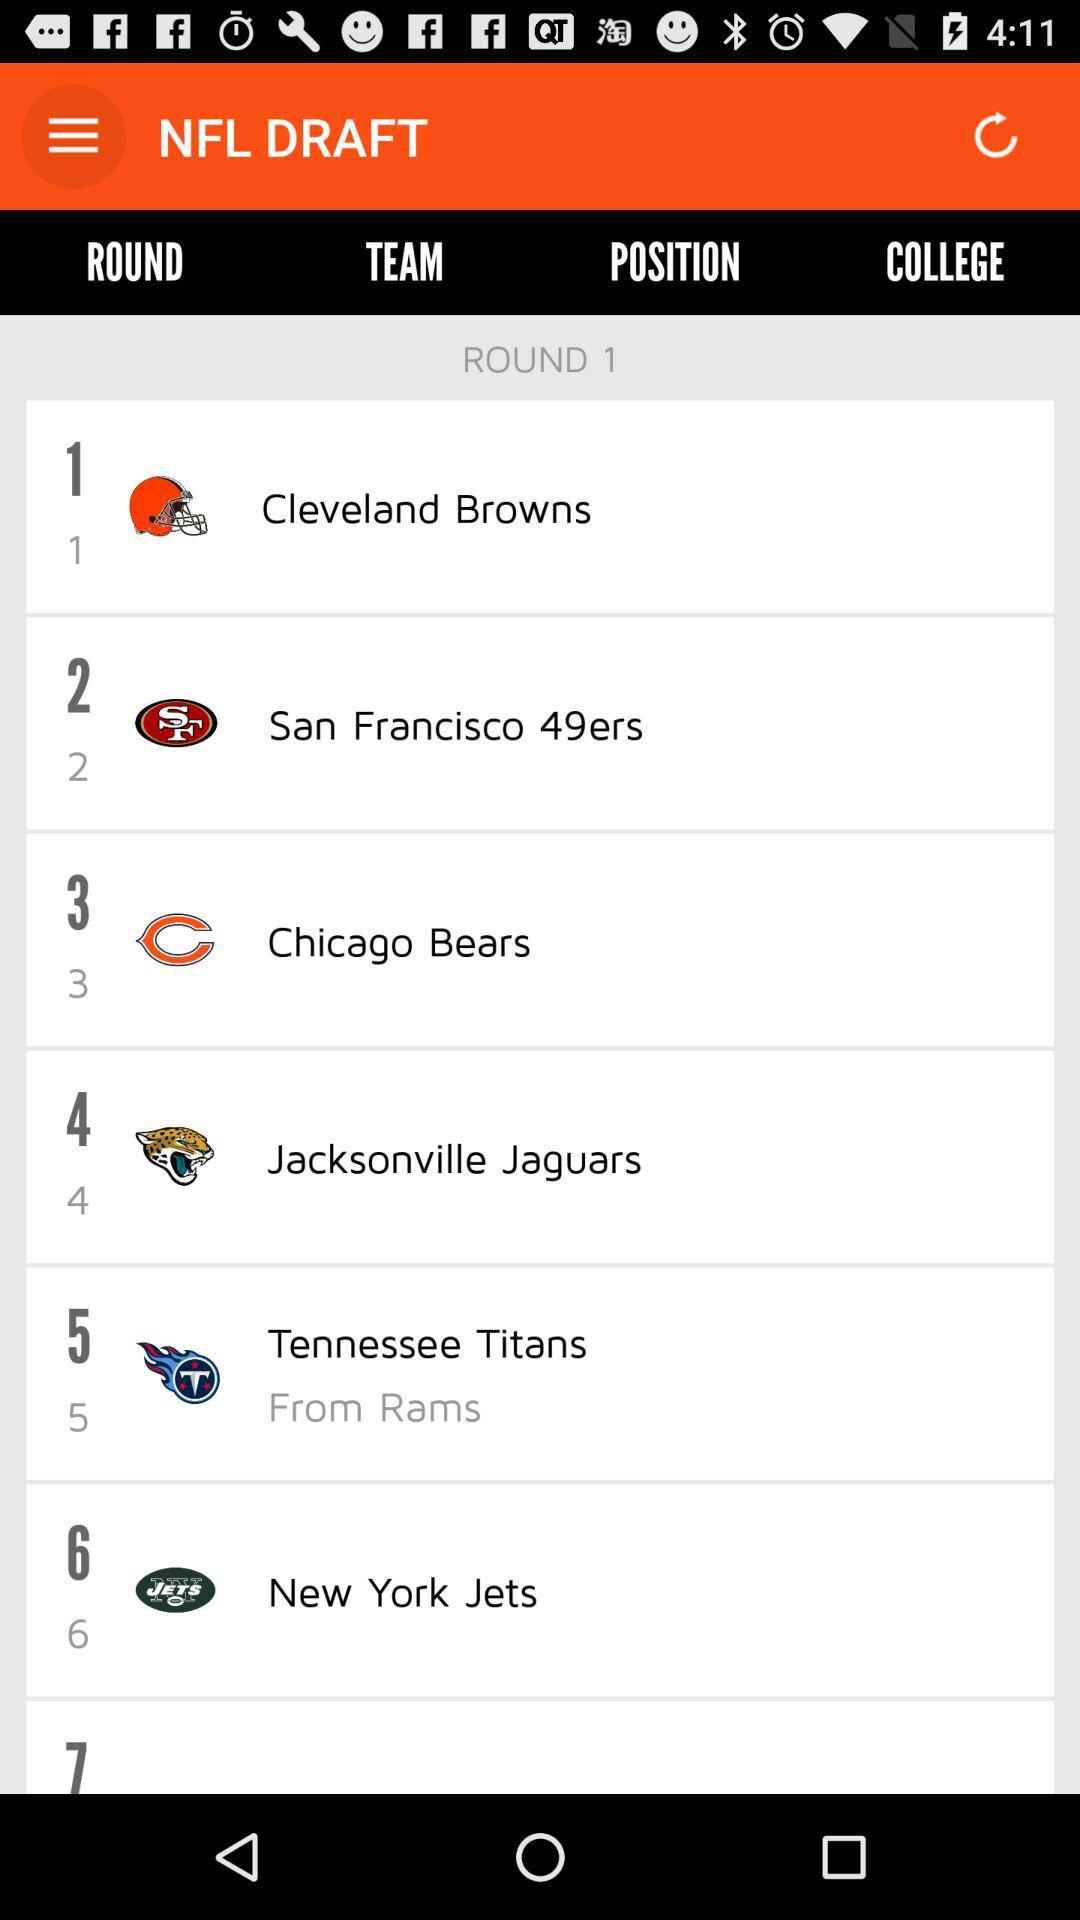 This screenshot has height=1920, width=1080. I want to click on chicago bears icon, so click(398, 939).